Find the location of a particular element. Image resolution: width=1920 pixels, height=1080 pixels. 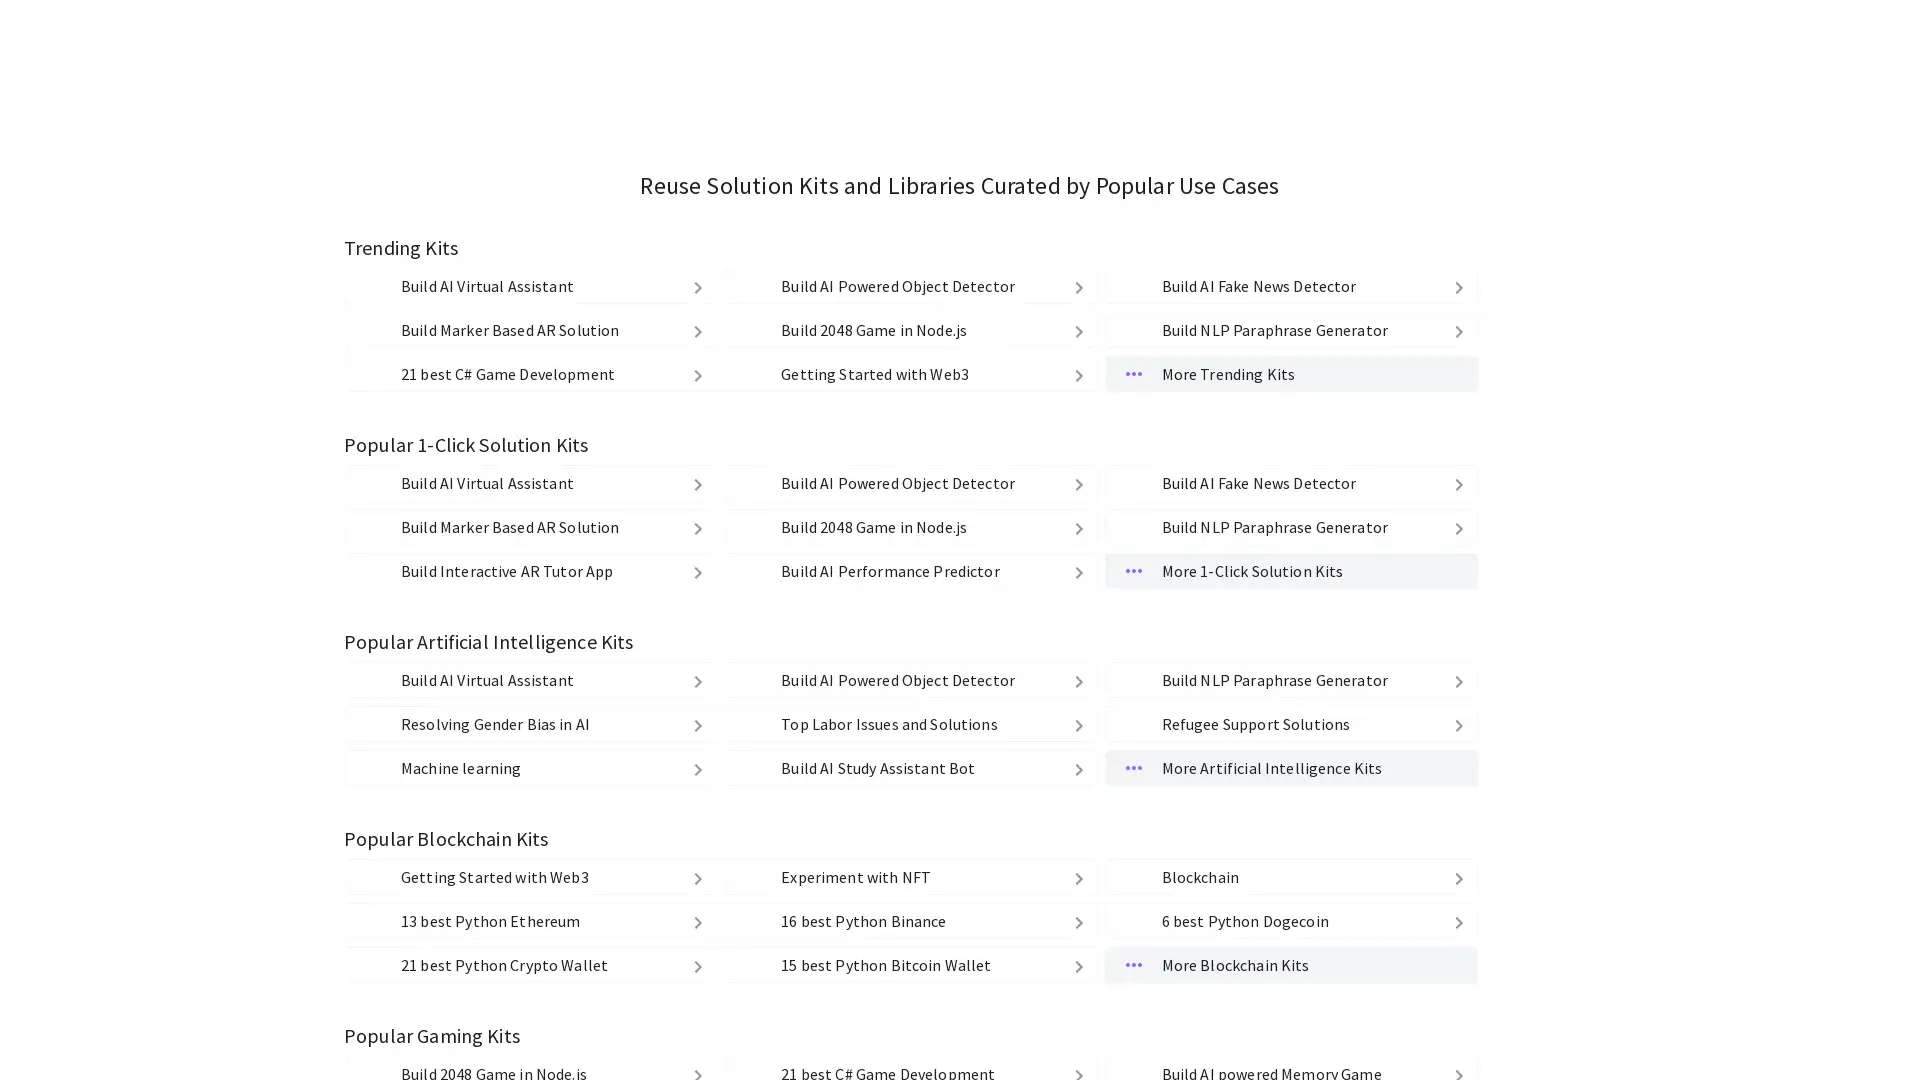

delete is located at coordinates (1077, 877).